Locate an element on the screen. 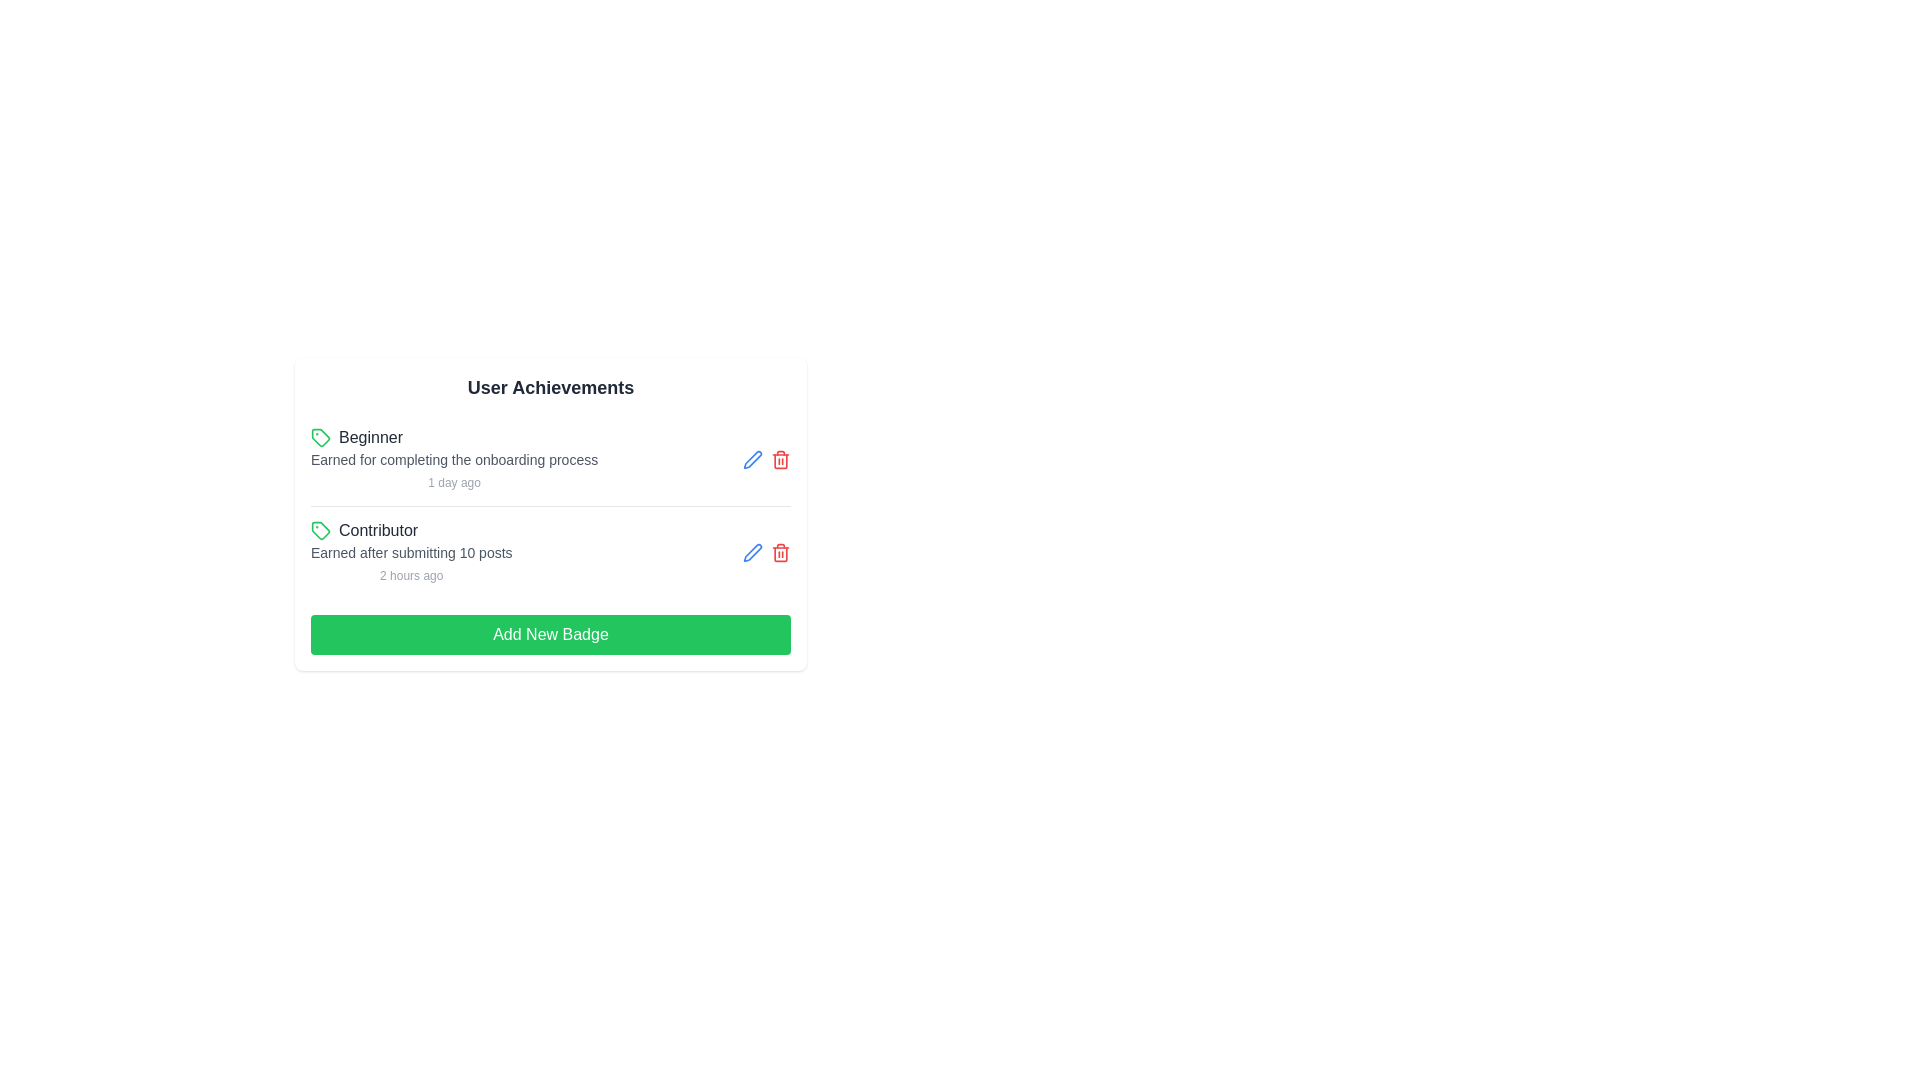 The image size is (1920, 1080). the text label reading 'Earned for completing the onboarding process', which is styled in a smaller gray font and positioned below the 'Beginner' label in the achievements section is located at coordinates (453, 459).